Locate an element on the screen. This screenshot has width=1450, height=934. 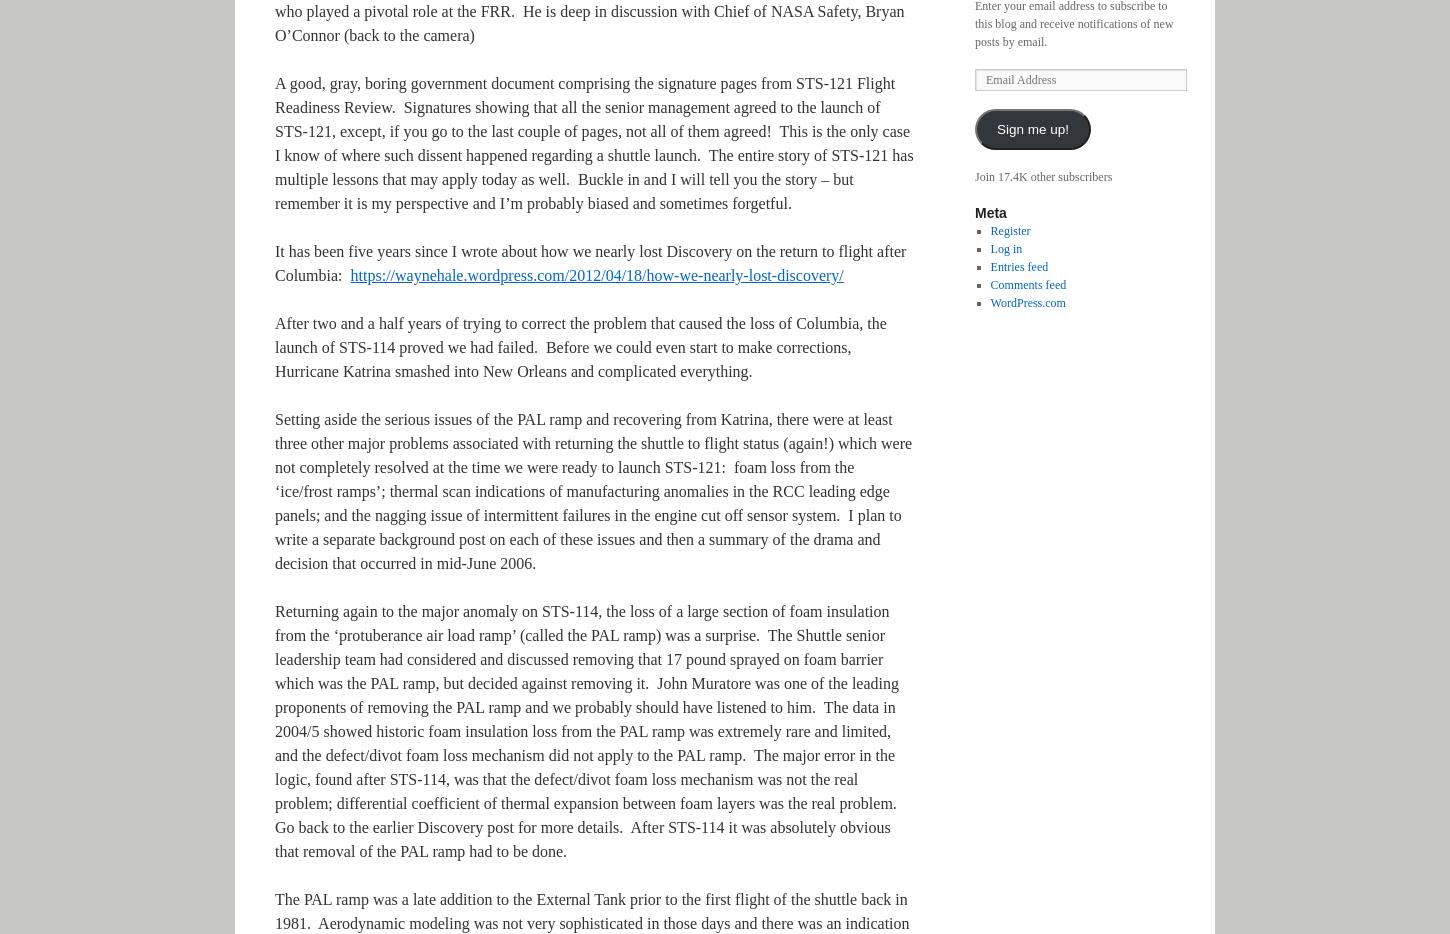
'Log in' is located at coordinates (1006, 249).